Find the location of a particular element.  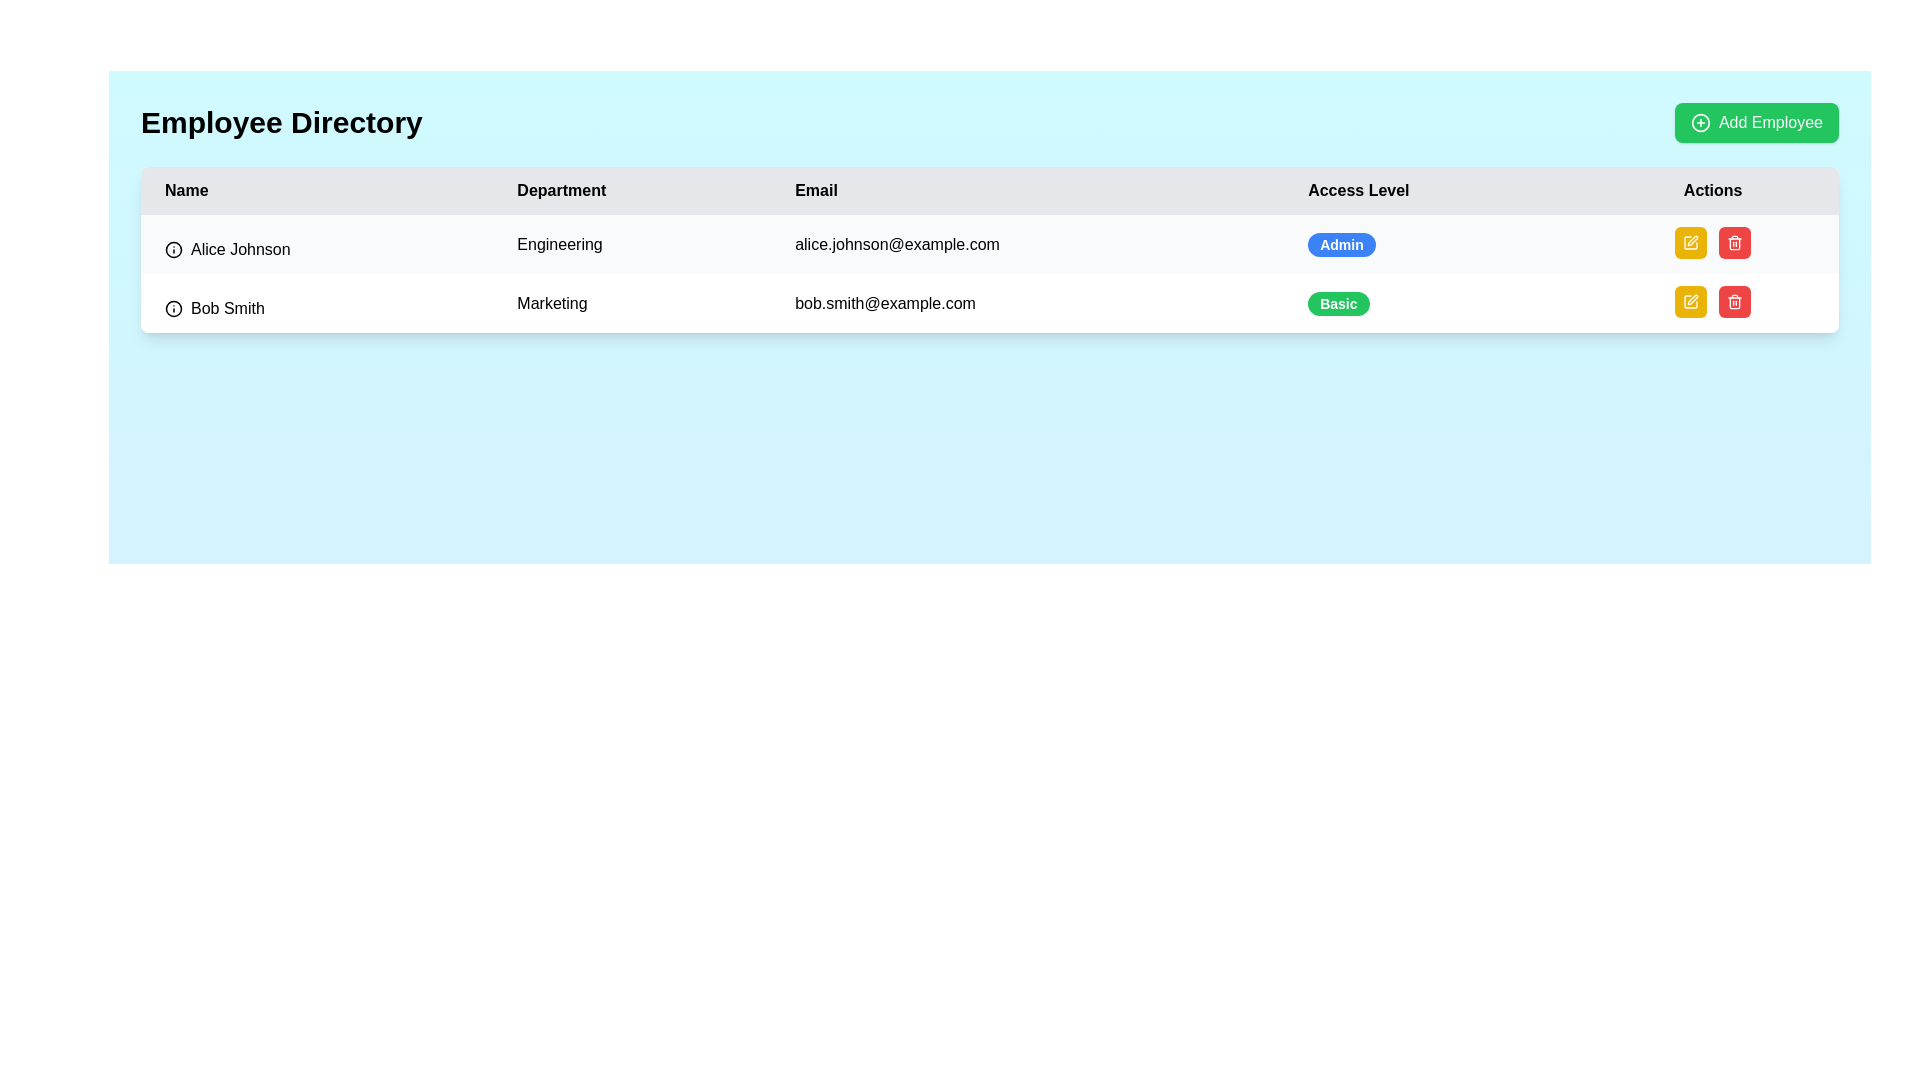

the circular information icon located to the left of the text 'Bob Smith' in the first column of the second row is located at coordinates (173, 308).